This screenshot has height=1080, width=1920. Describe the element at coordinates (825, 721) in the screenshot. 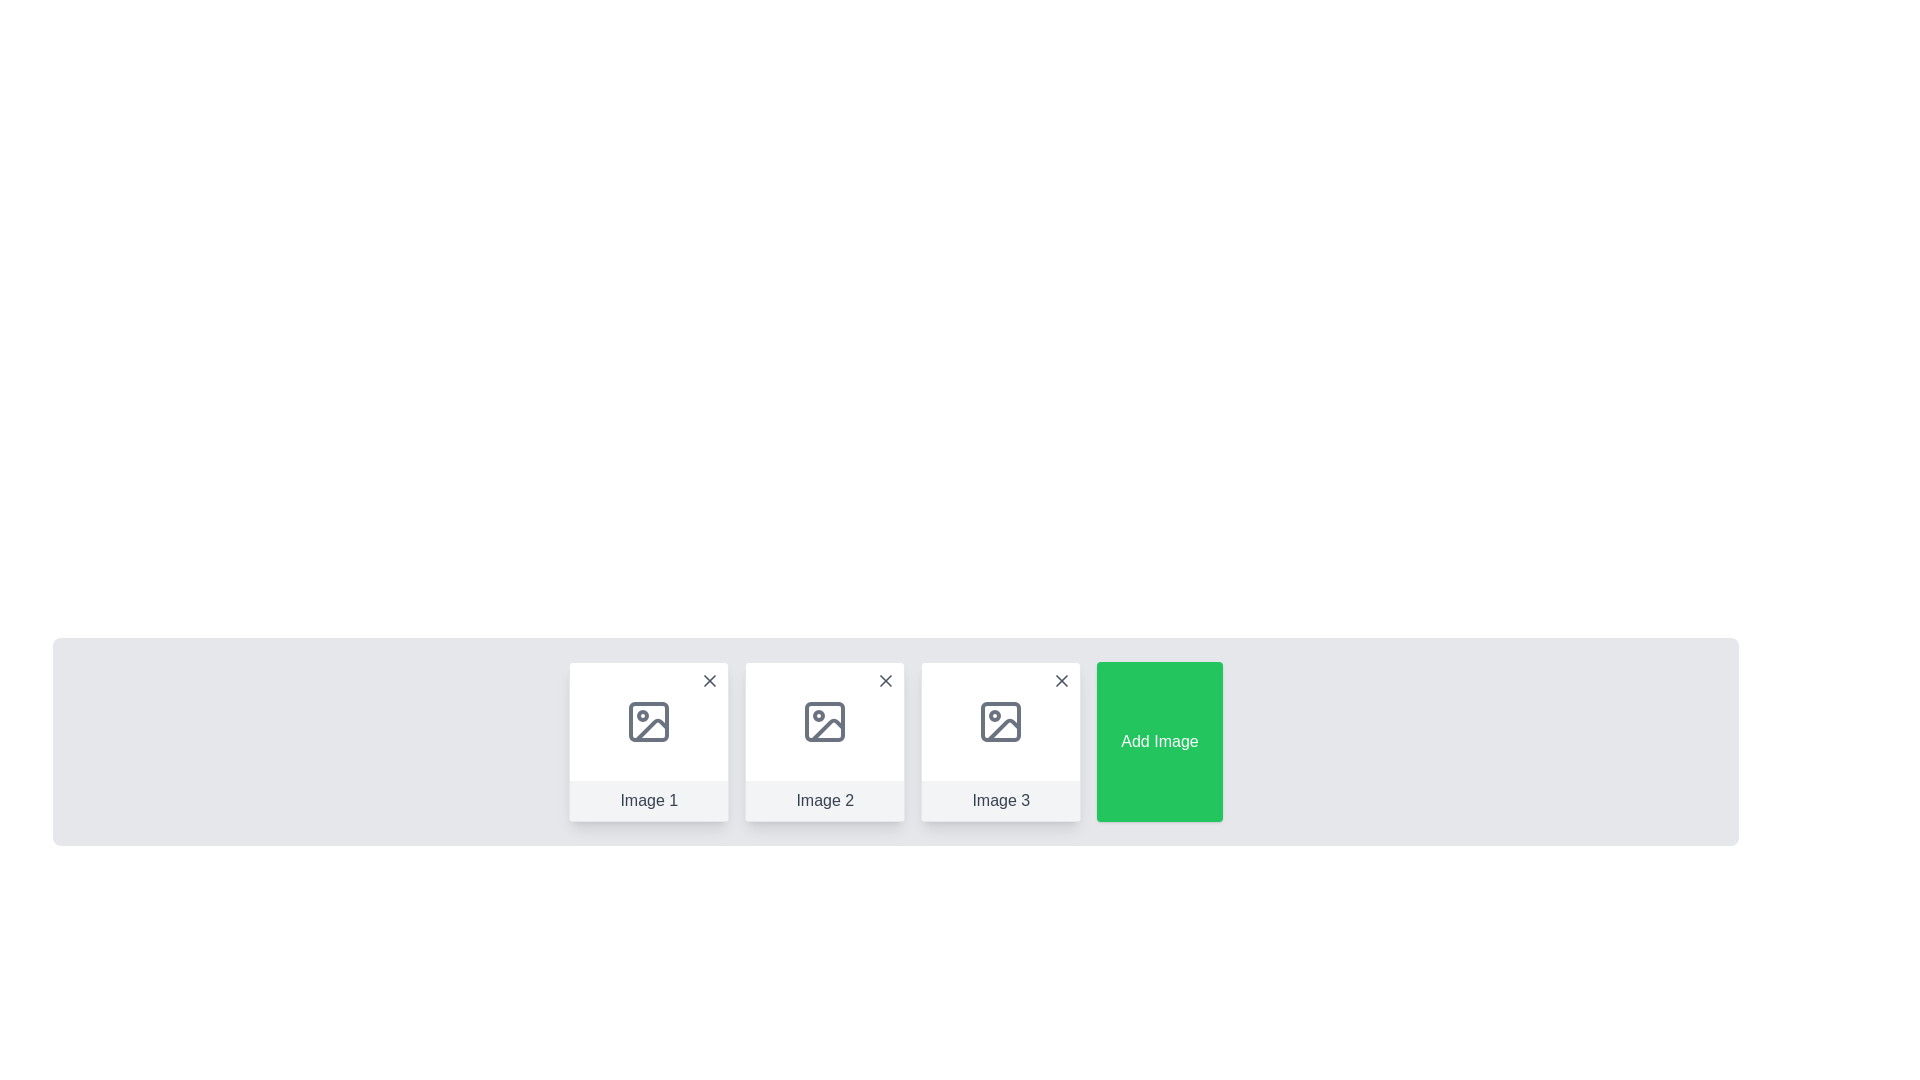

I see `the Image placeholder icon located within the 'Image 2' card, which is the second card in a horizontal list, centered and occupying most of the card's vertical space` at that location.